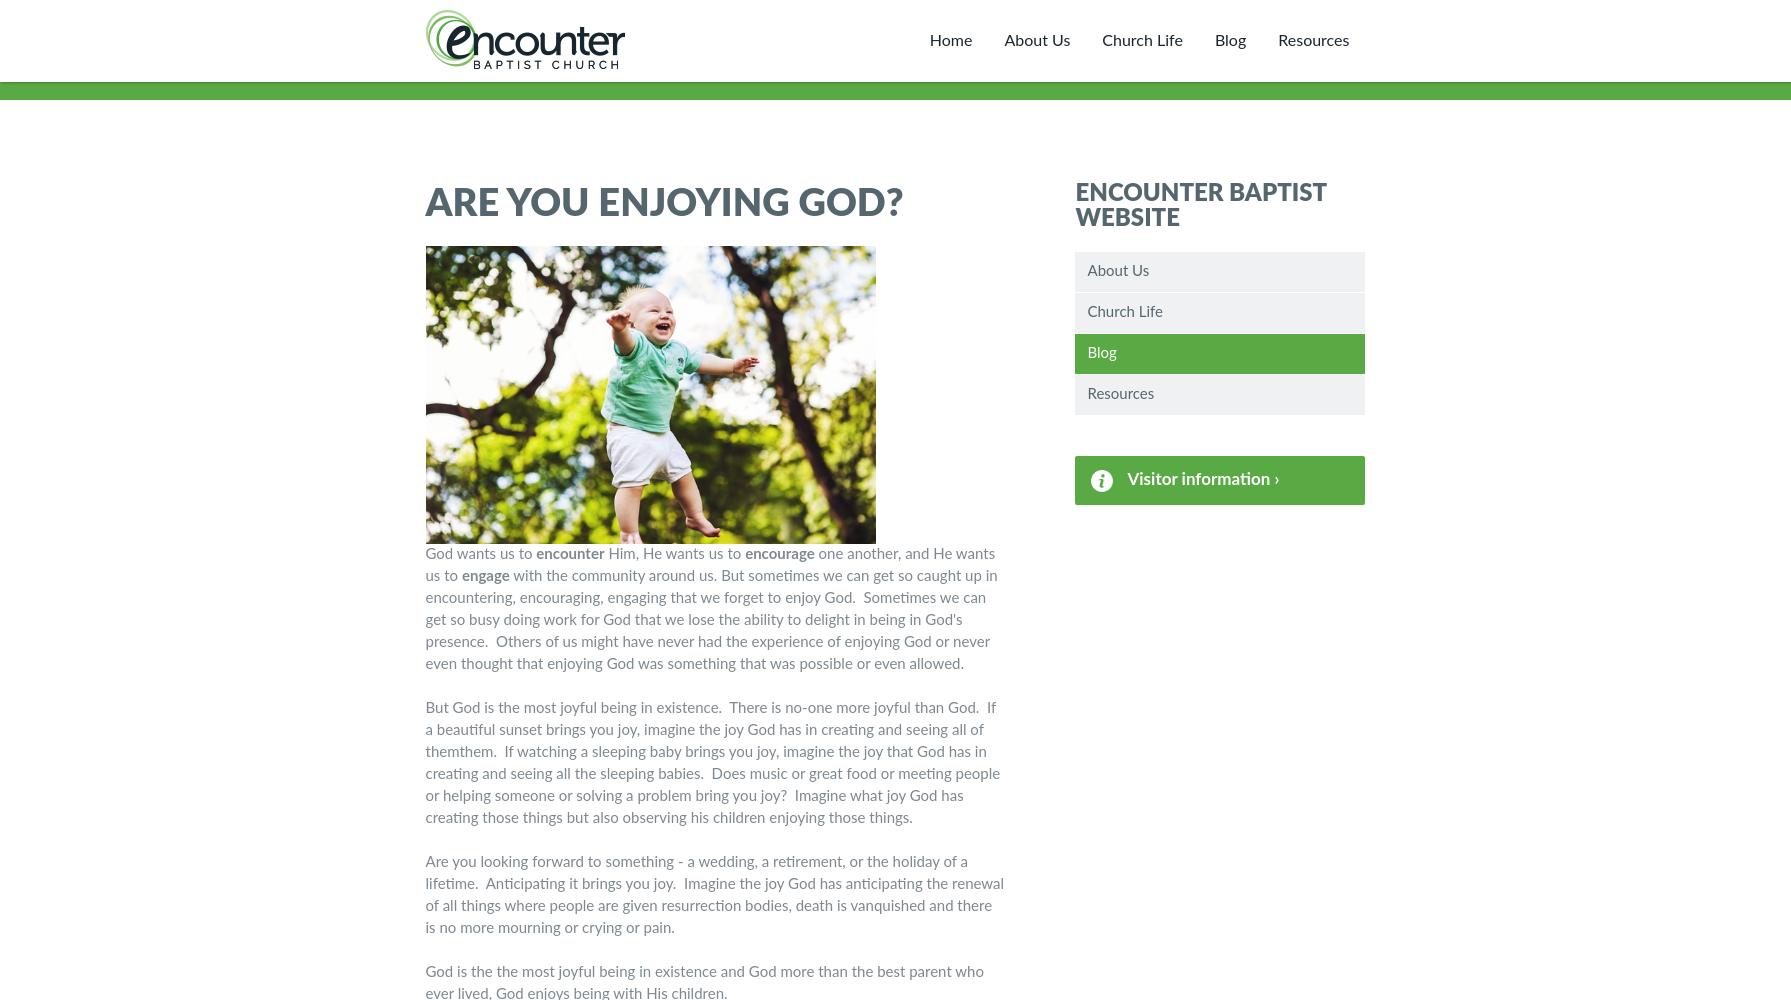  I want to click on 'God wants us to', so click(425, 554).